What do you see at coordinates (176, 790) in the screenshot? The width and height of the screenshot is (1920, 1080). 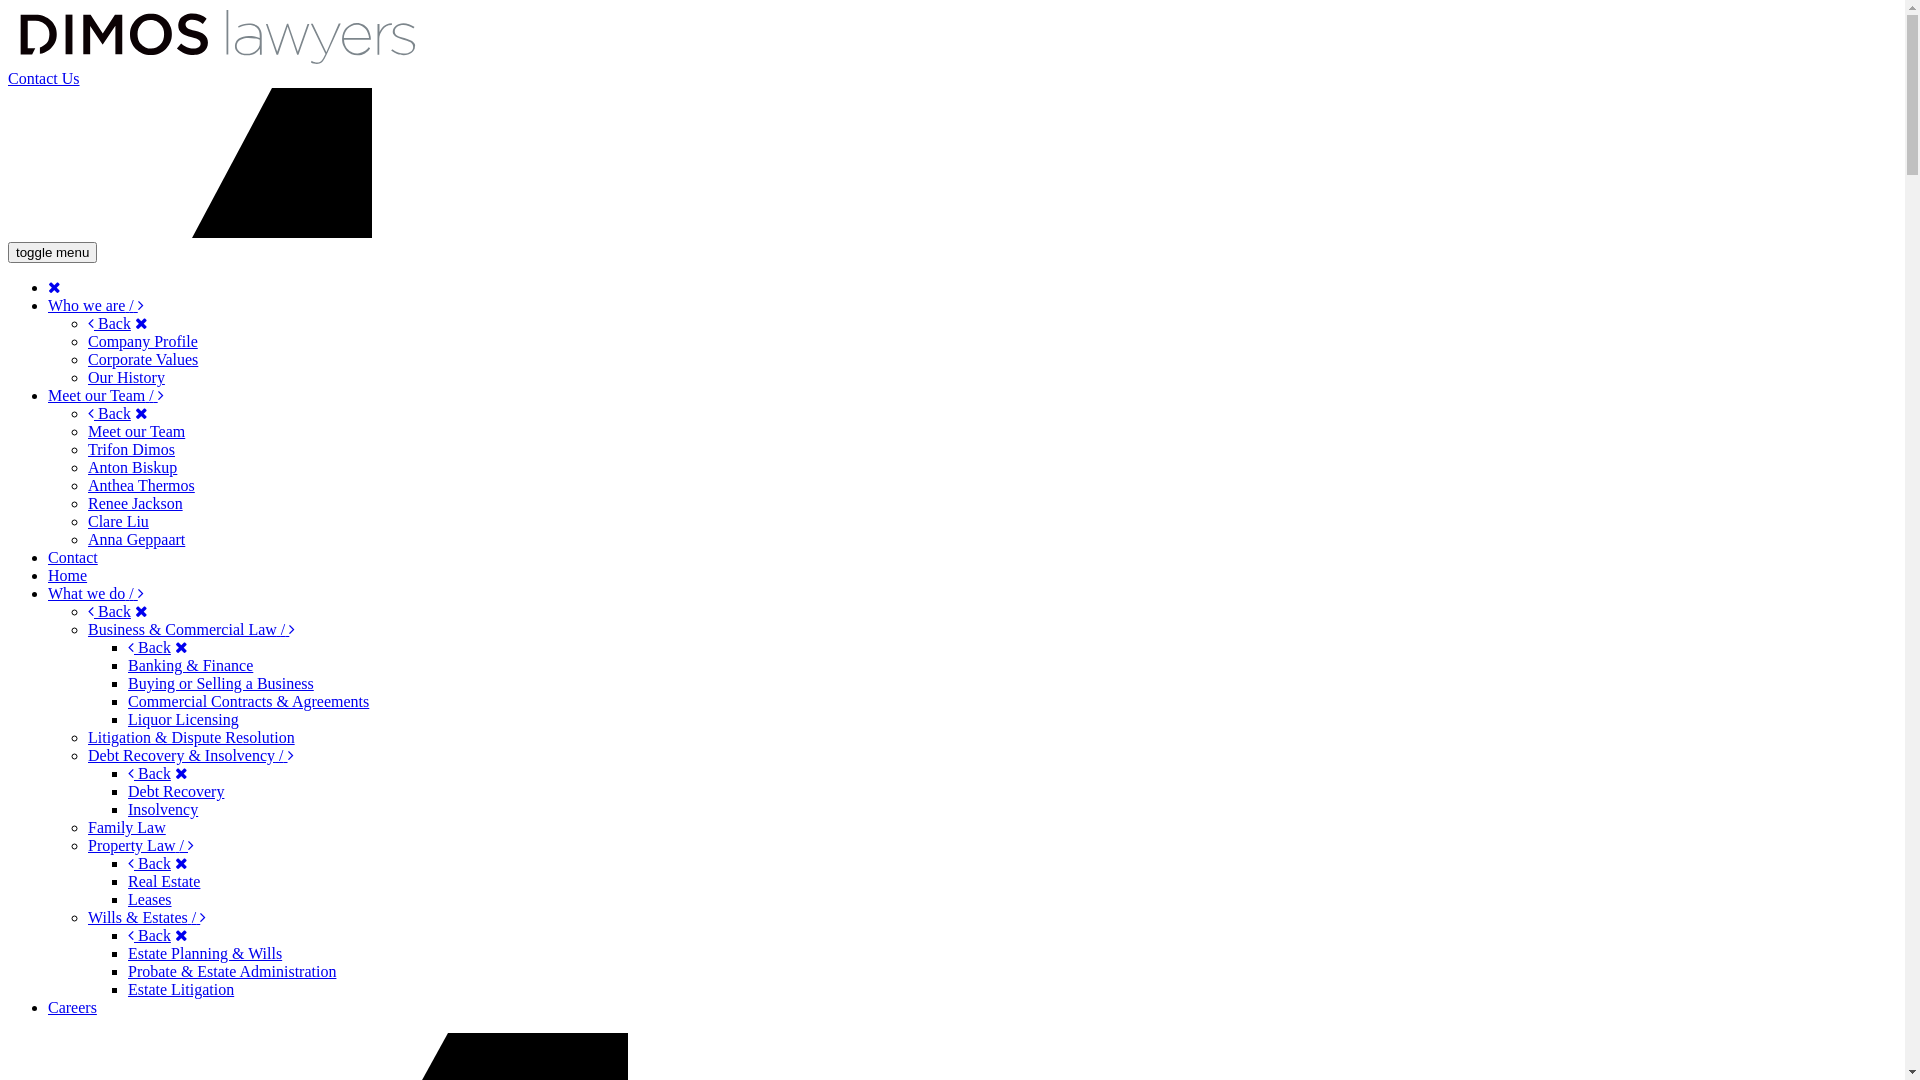 I see `'Debt Recovery'` at bounding box center [176, 790].